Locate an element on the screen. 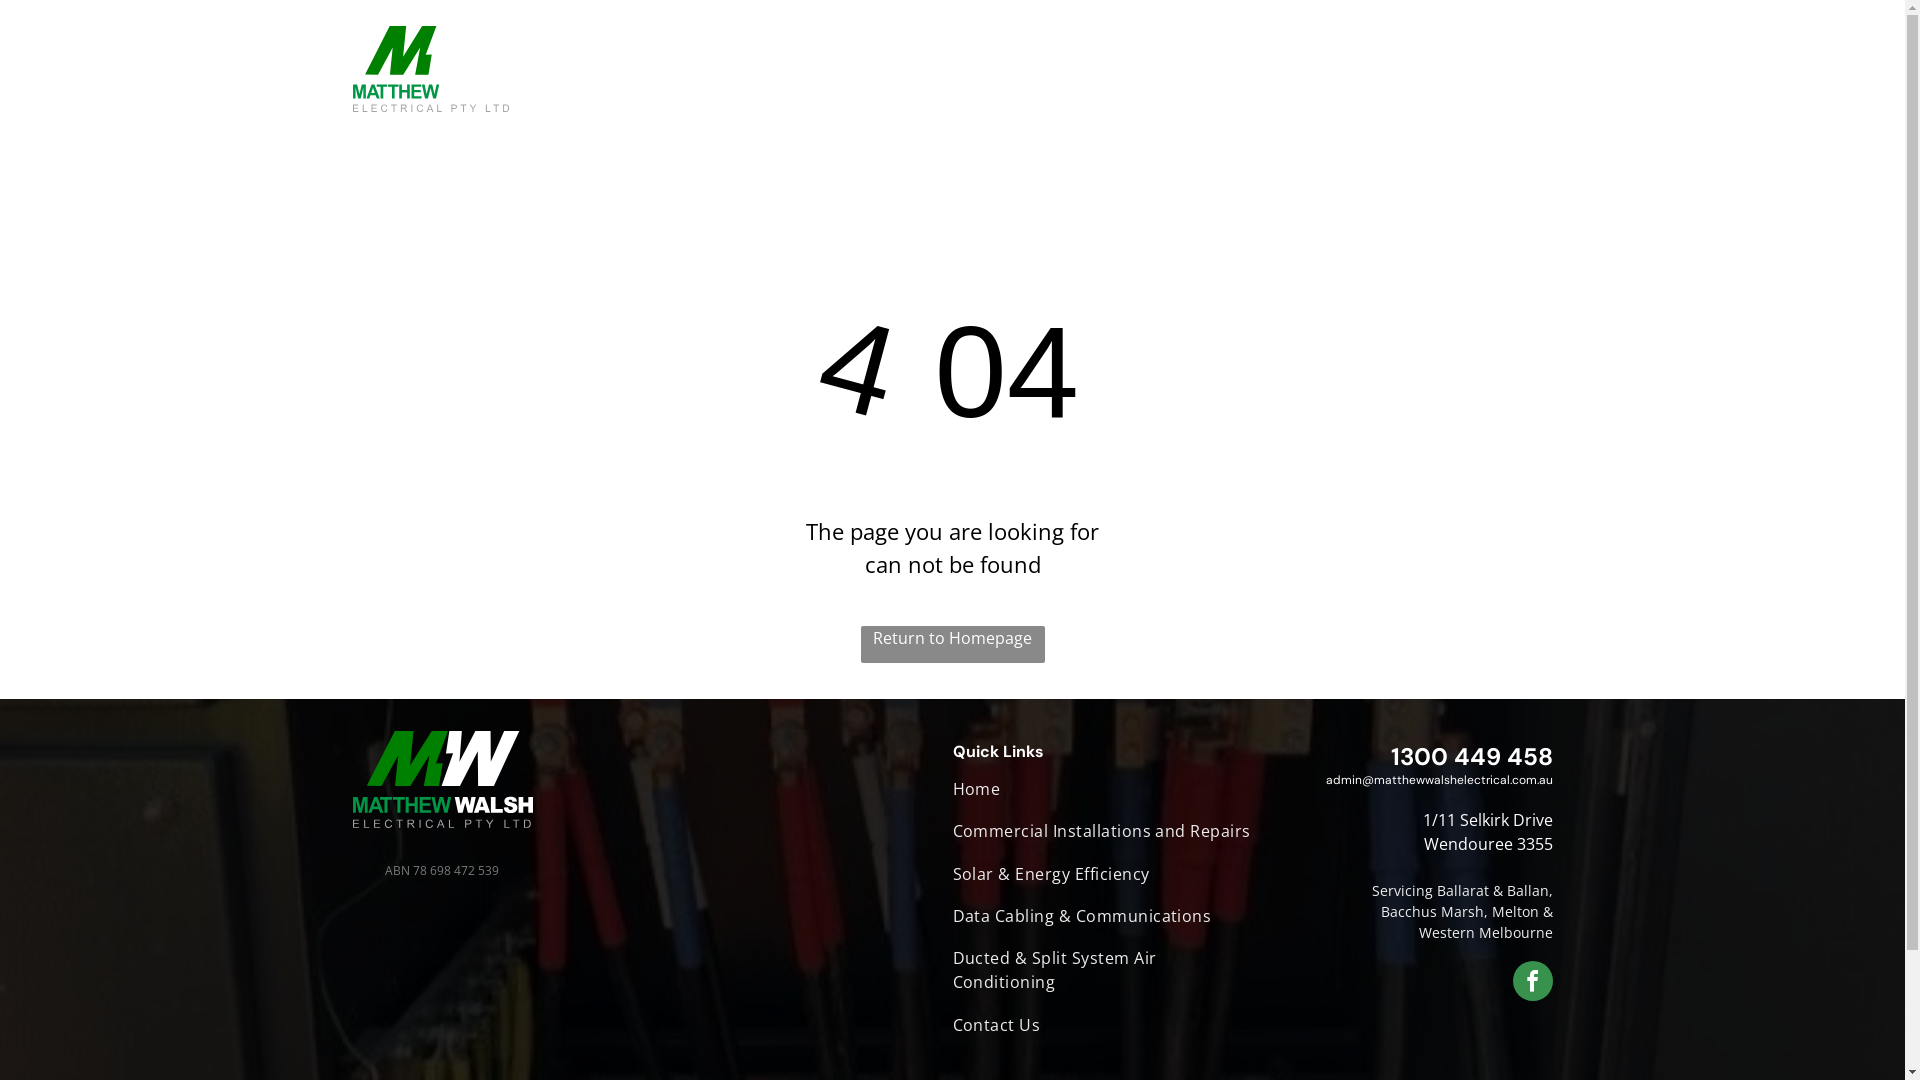 The height and width of the screenshot is (1080, 1920). 'Return to Homepage' is located at coordinates (950, 644).